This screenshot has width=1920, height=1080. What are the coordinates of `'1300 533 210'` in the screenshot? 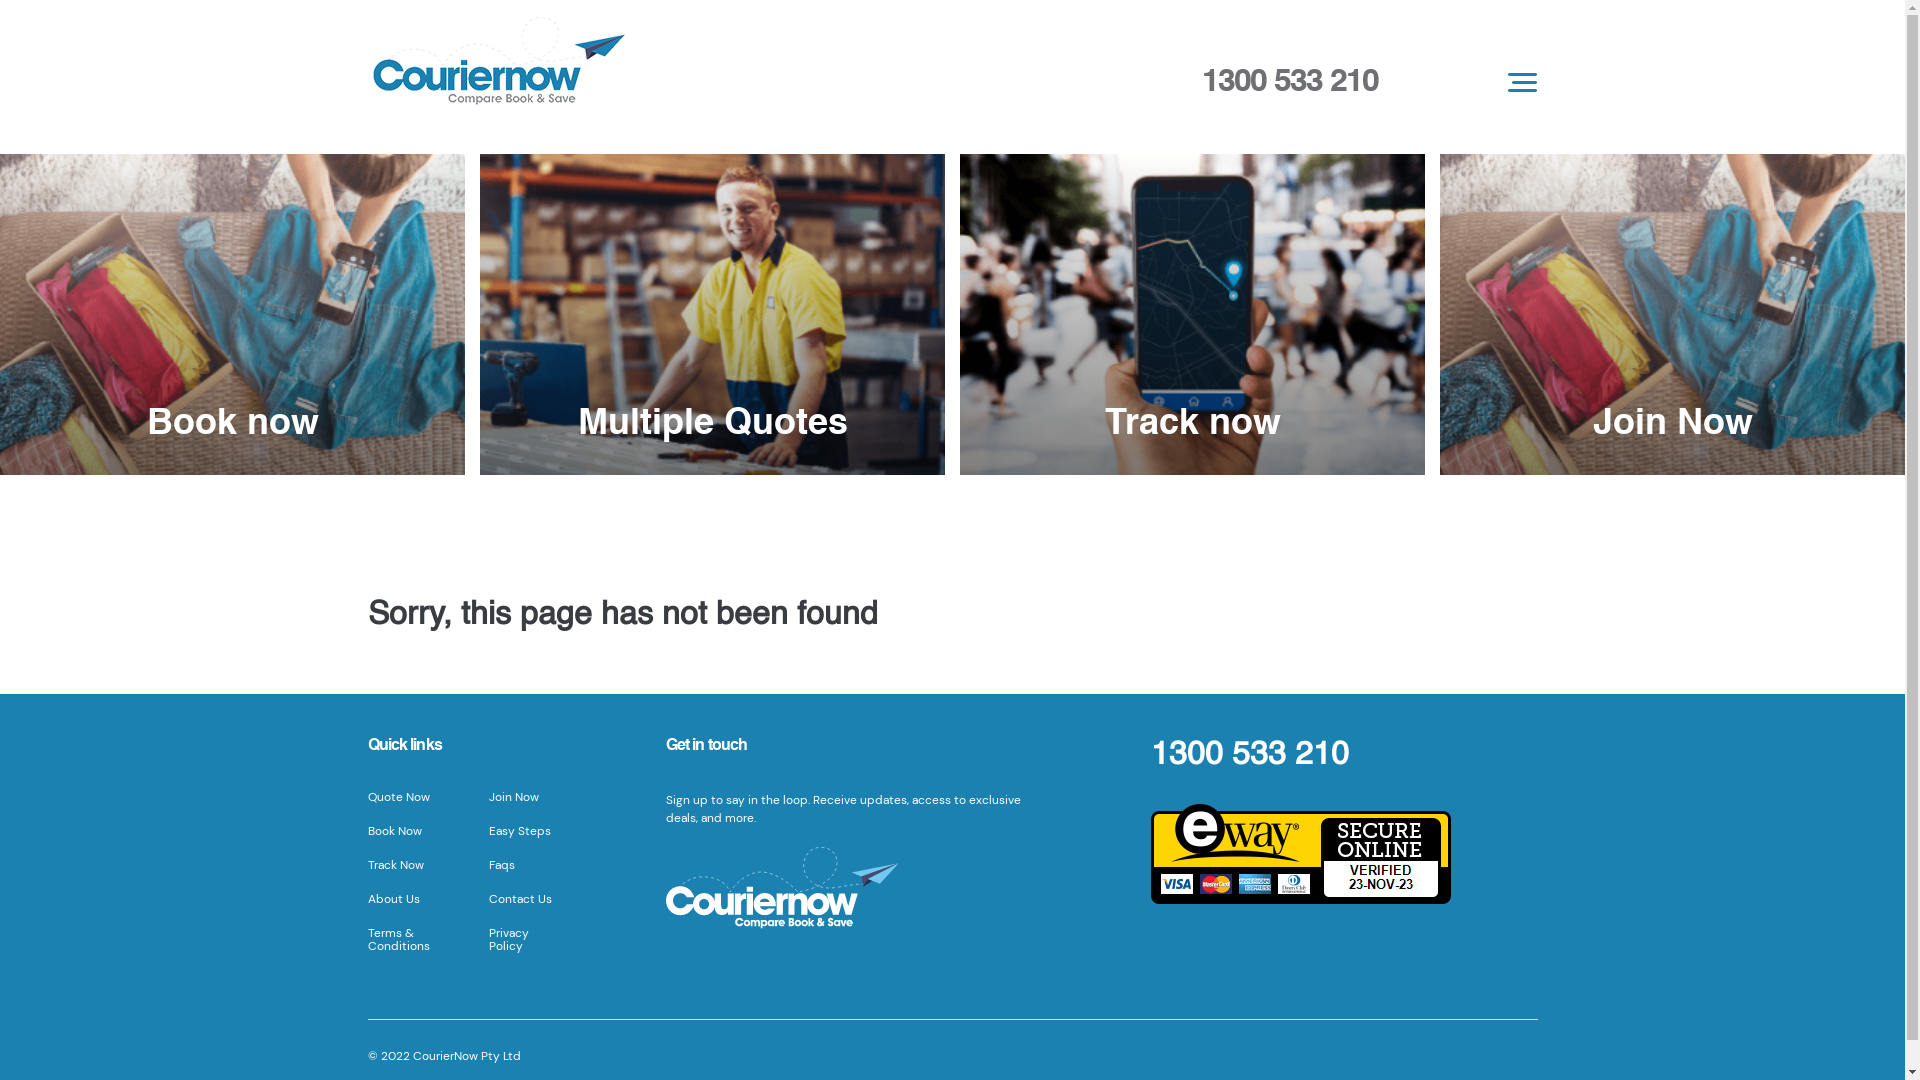 It's located at (1248, 755).